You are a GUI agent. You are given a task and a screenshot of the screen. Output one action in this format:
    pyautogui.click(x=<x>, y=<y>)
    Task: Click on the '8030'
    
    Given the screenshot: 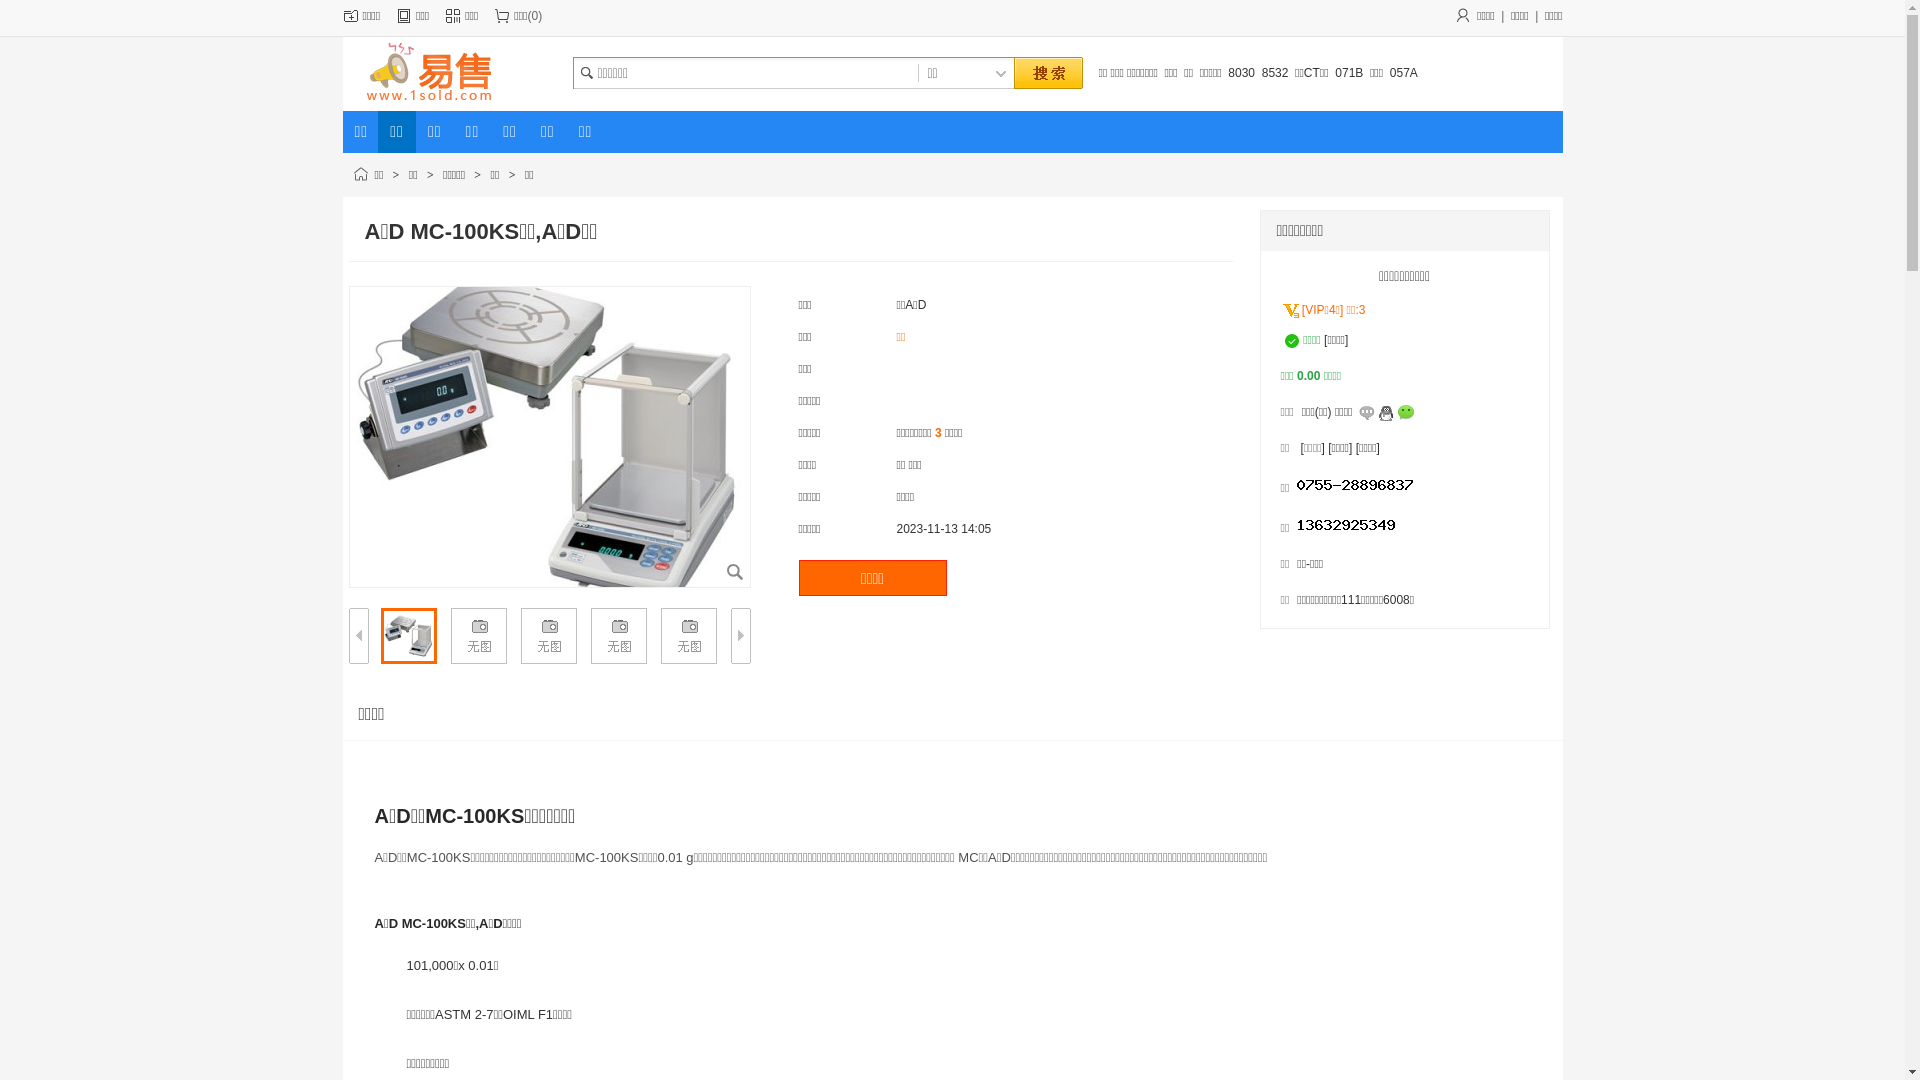 What is the action you would take?
    pyautogui.click(x=1240, y=72)
    